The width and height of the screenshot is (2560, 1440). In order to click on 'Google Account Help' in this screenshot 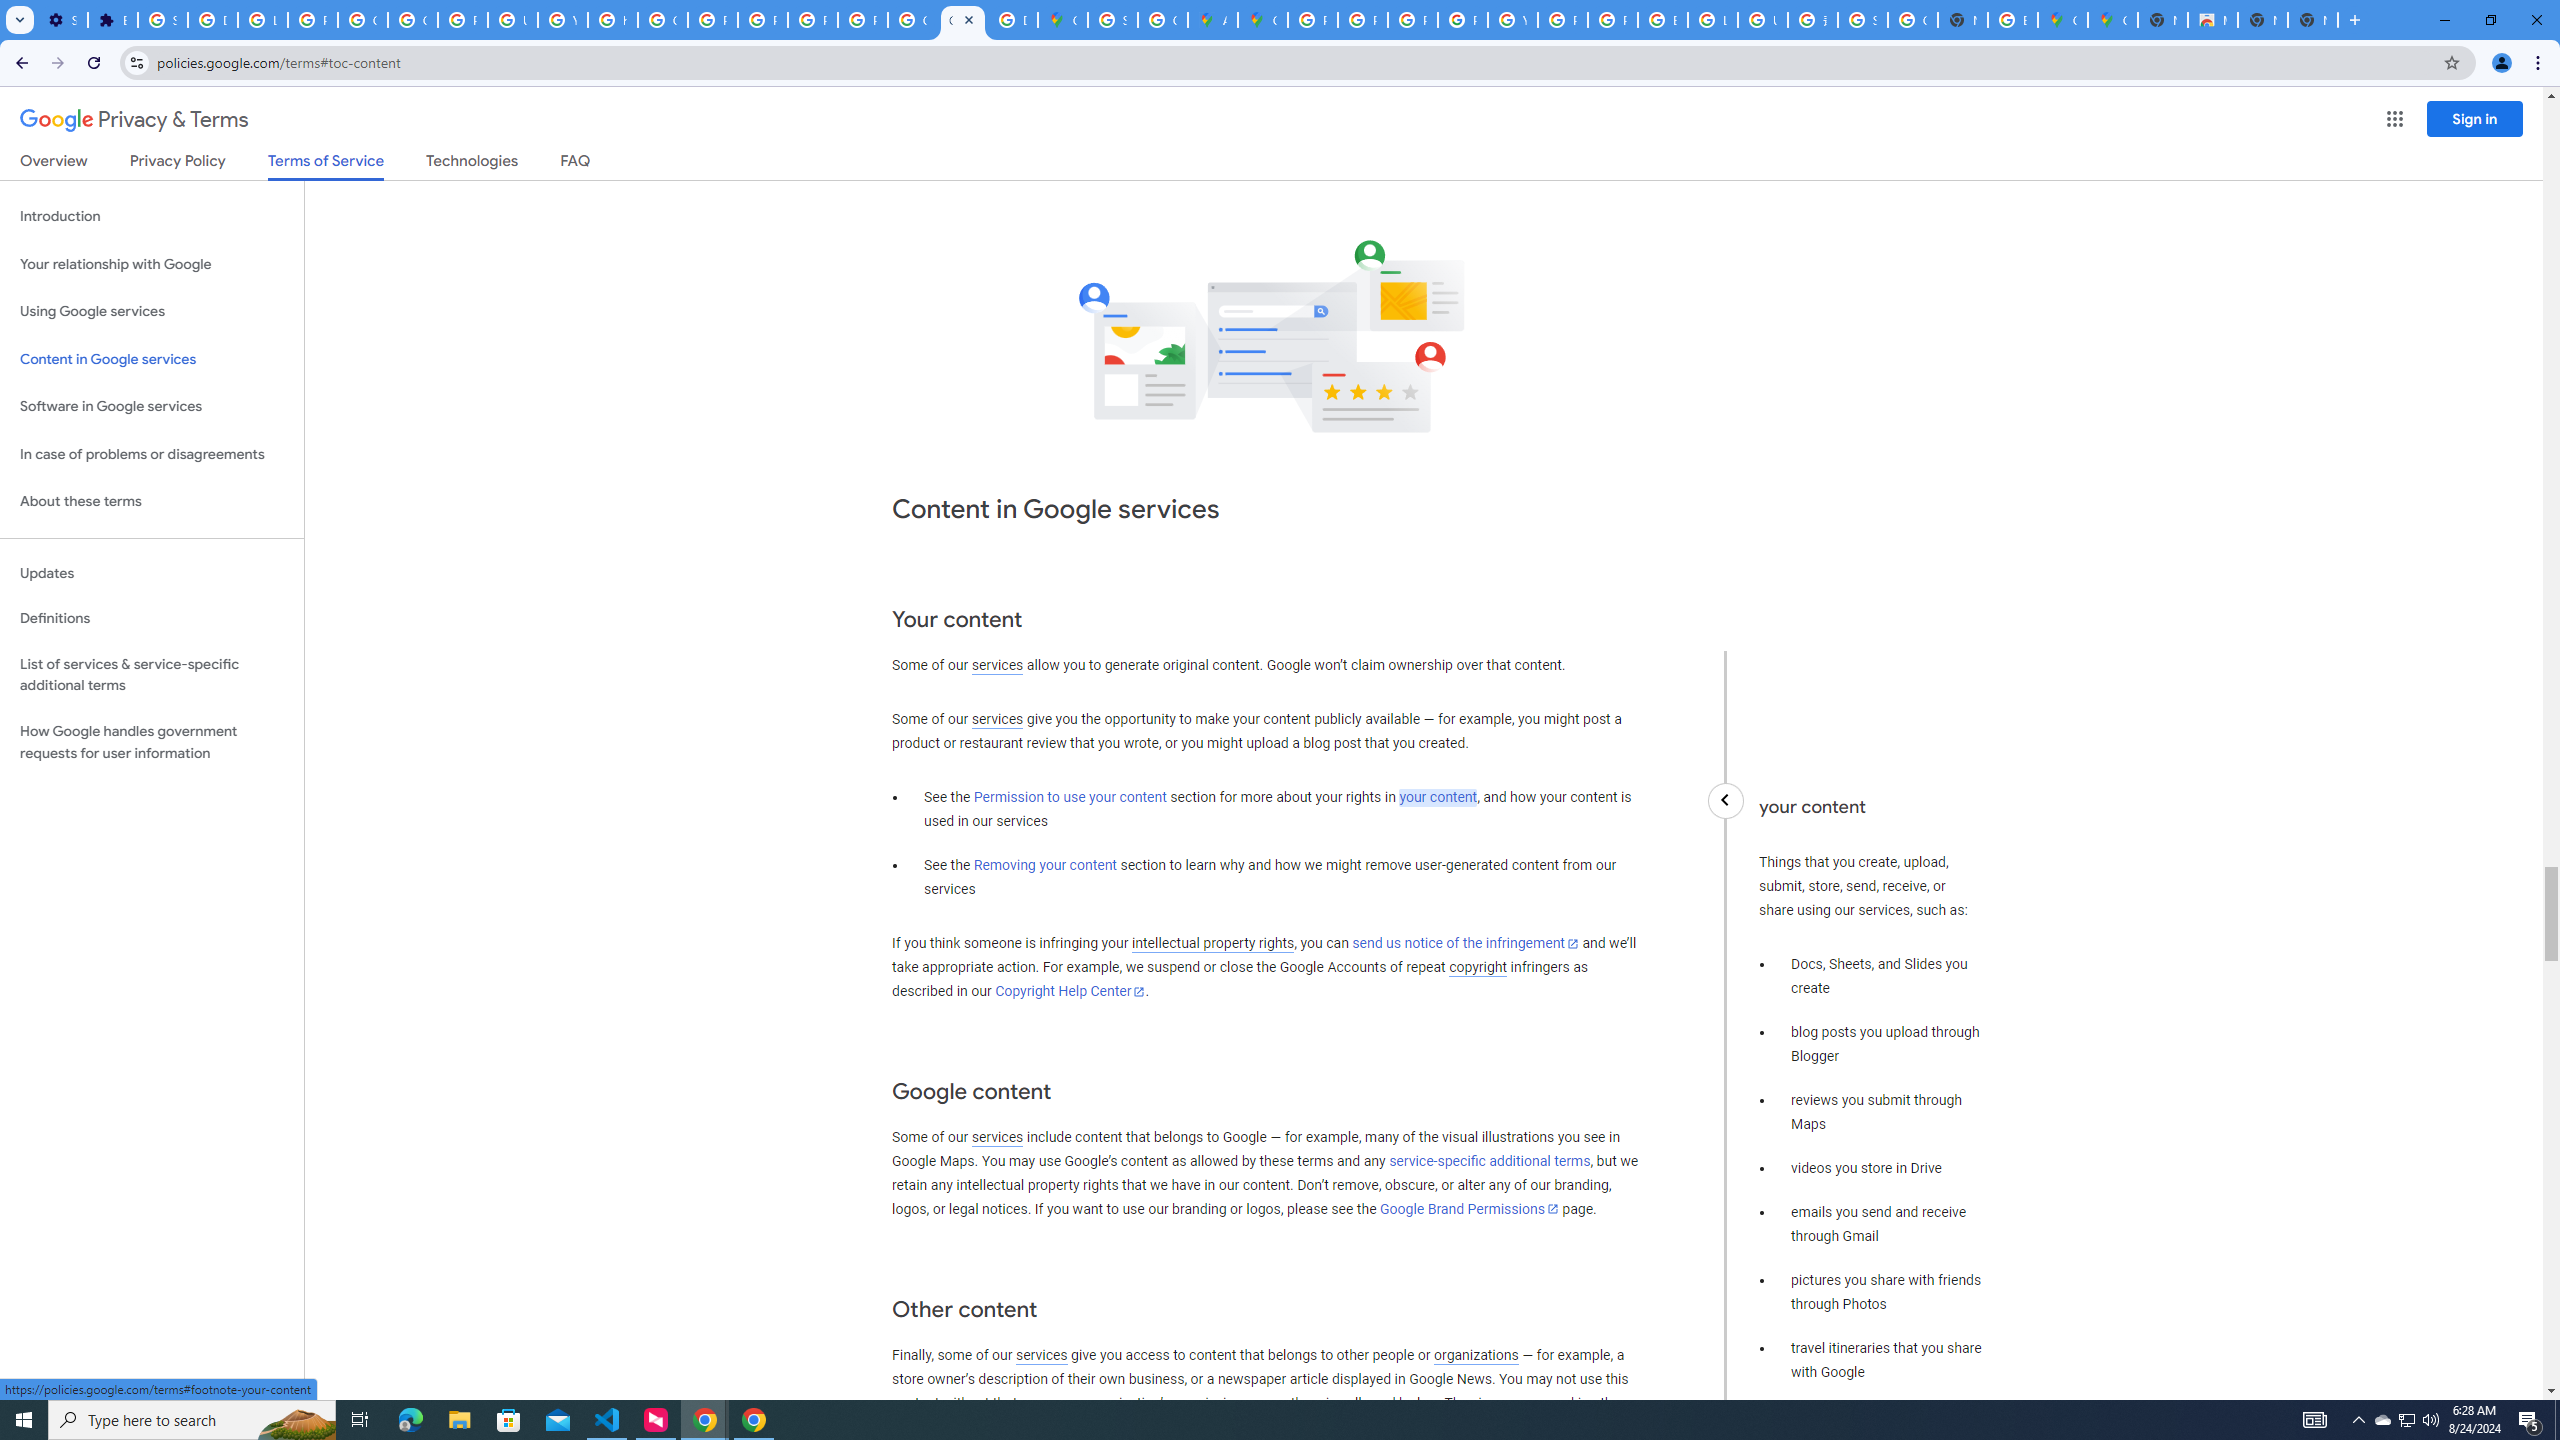, I will do `click(362, 19)`.